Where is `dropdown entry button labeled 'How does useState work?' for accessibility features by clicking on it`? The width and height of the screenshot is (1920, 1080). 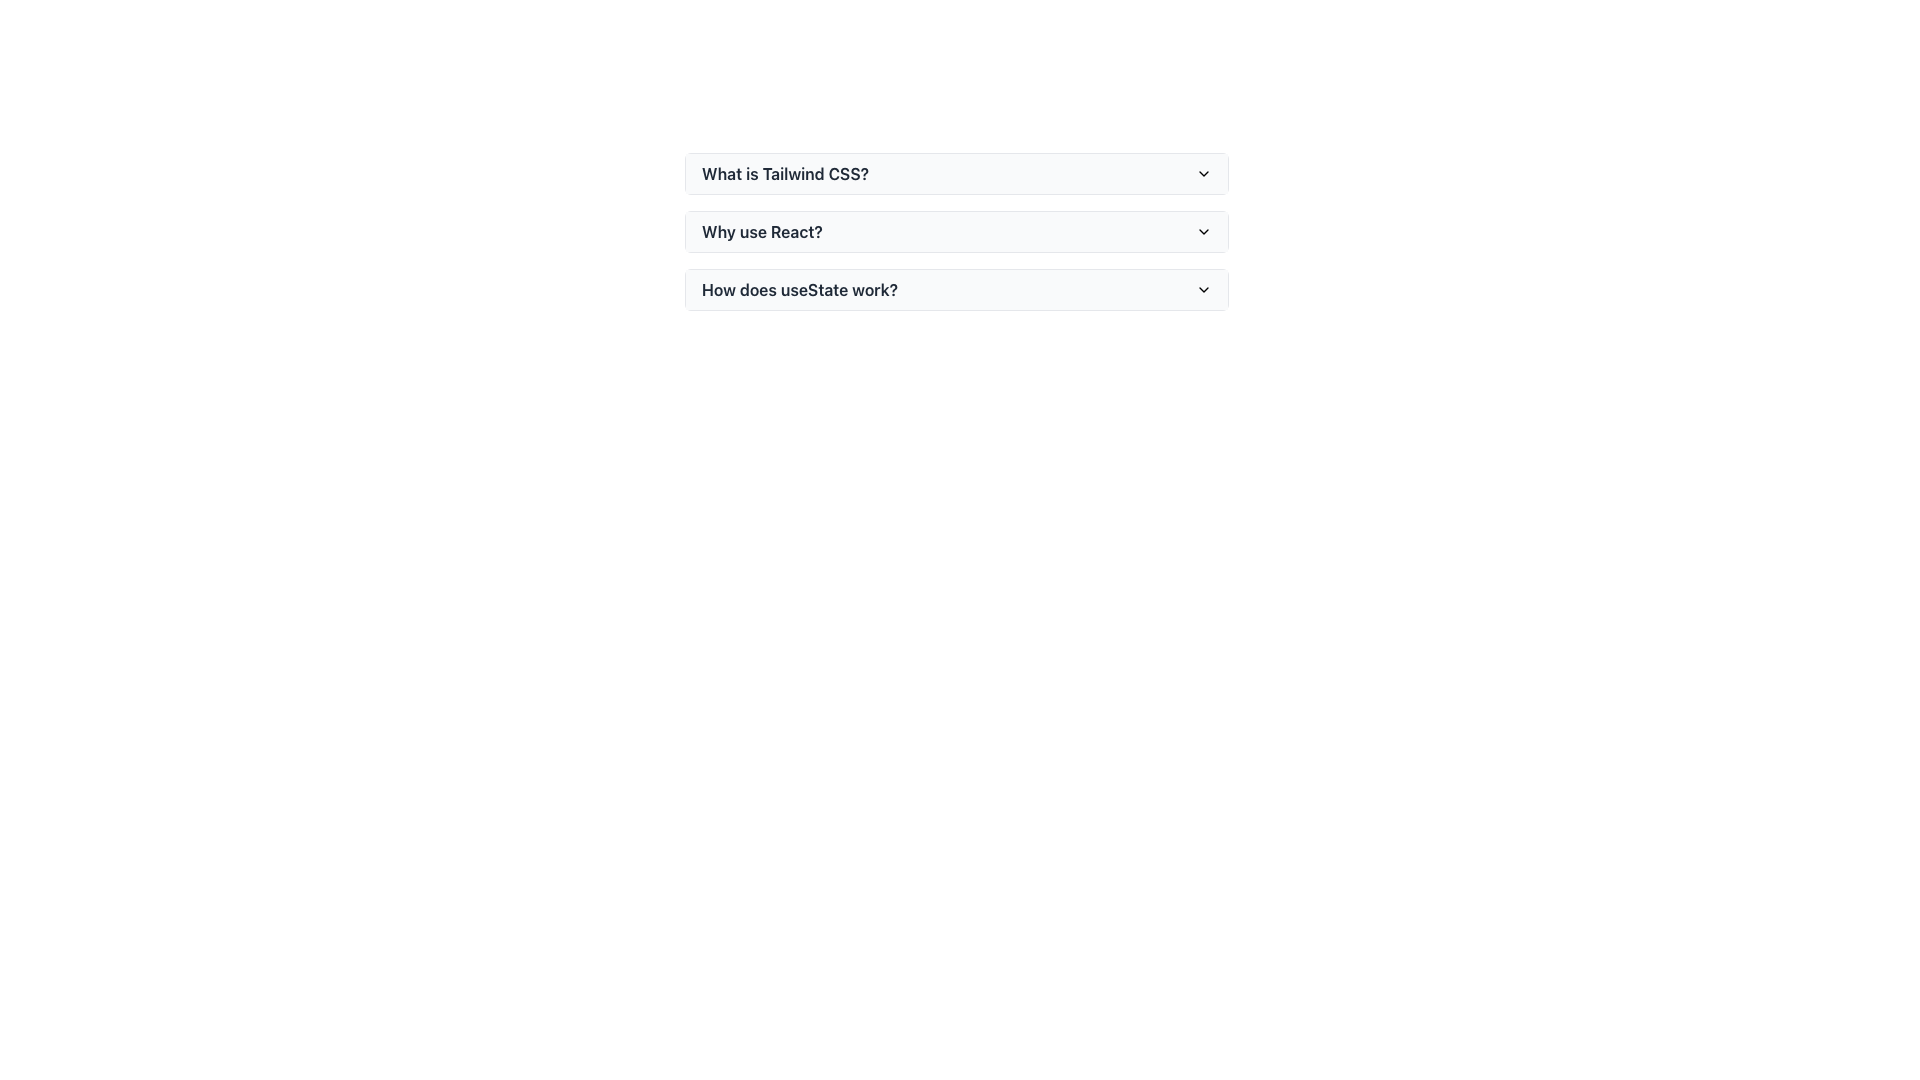 dropdown entry button labeled 'How does useState work?' for accessibility features by clicking on it is located at coordinates (955, 289).